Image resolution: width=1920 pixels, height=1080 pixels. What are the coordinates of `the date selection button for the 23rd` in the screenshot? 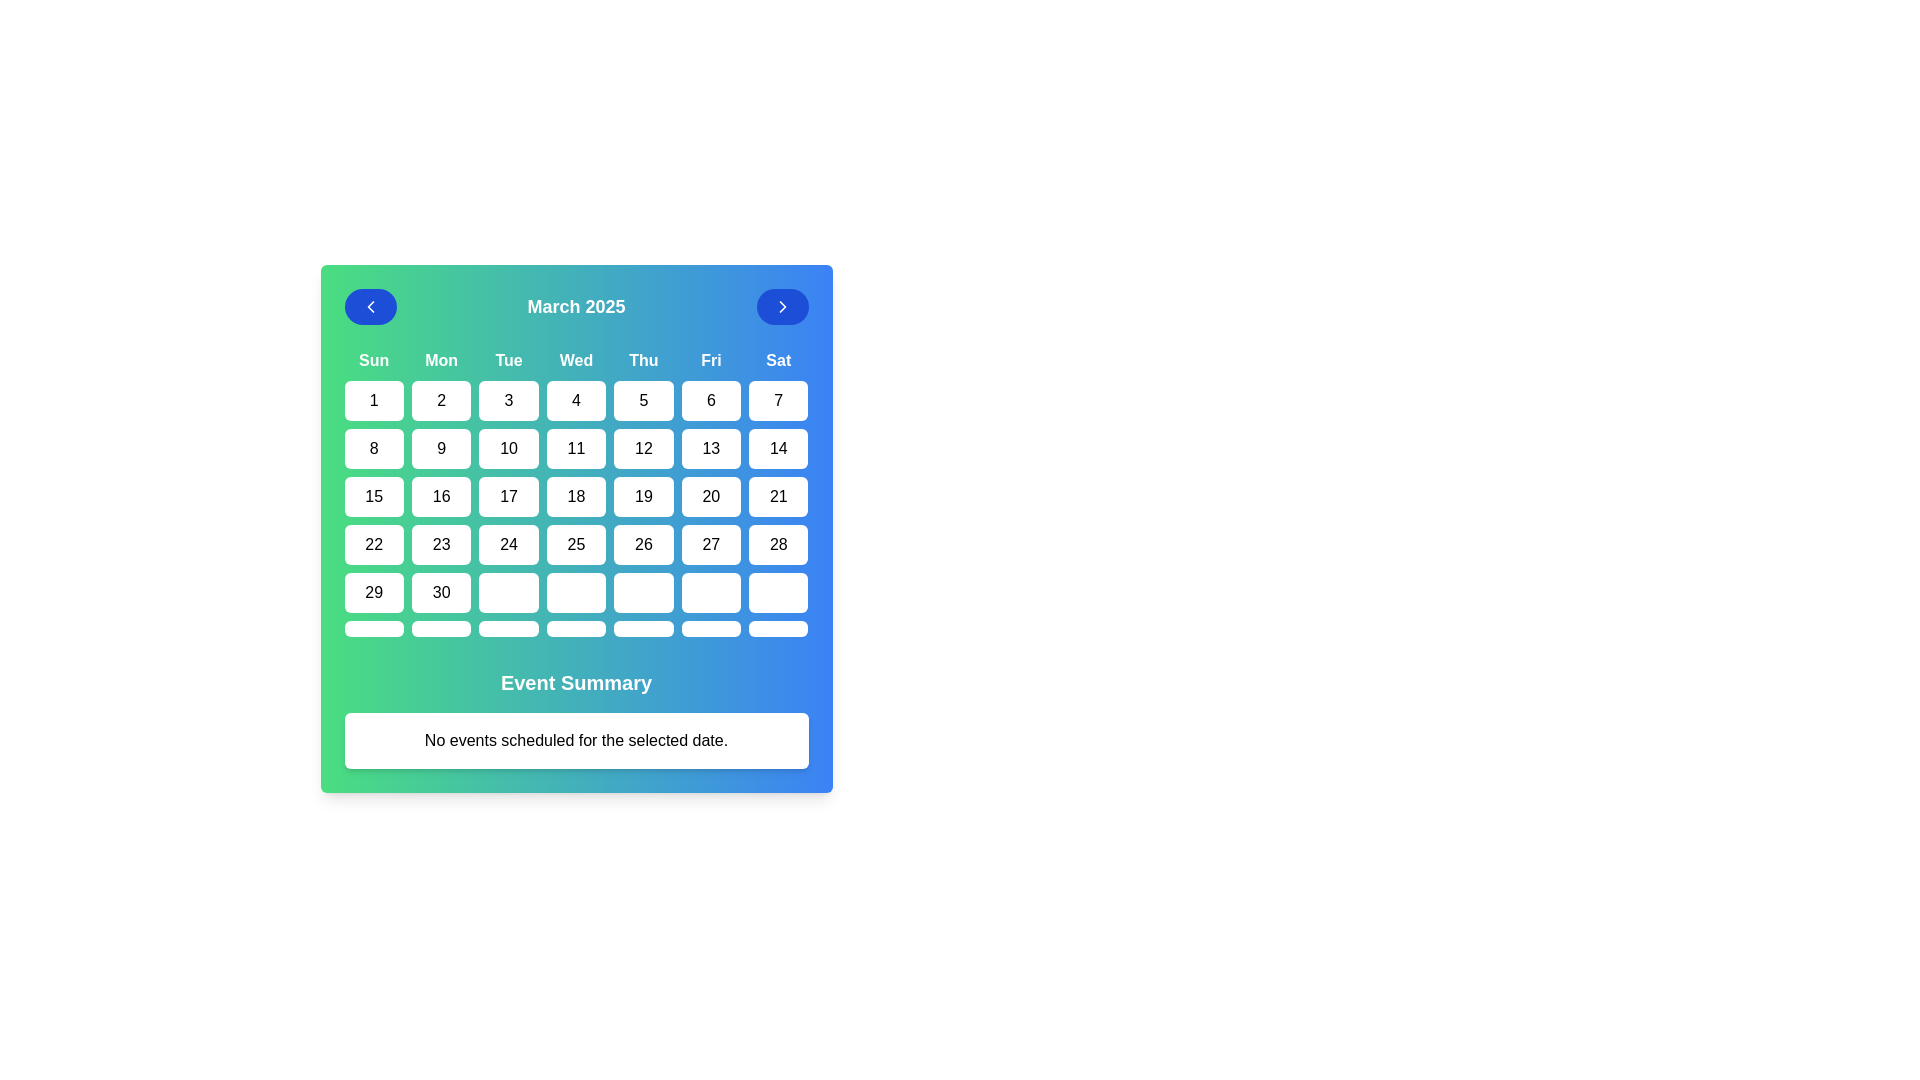 It's located at (440, 544).